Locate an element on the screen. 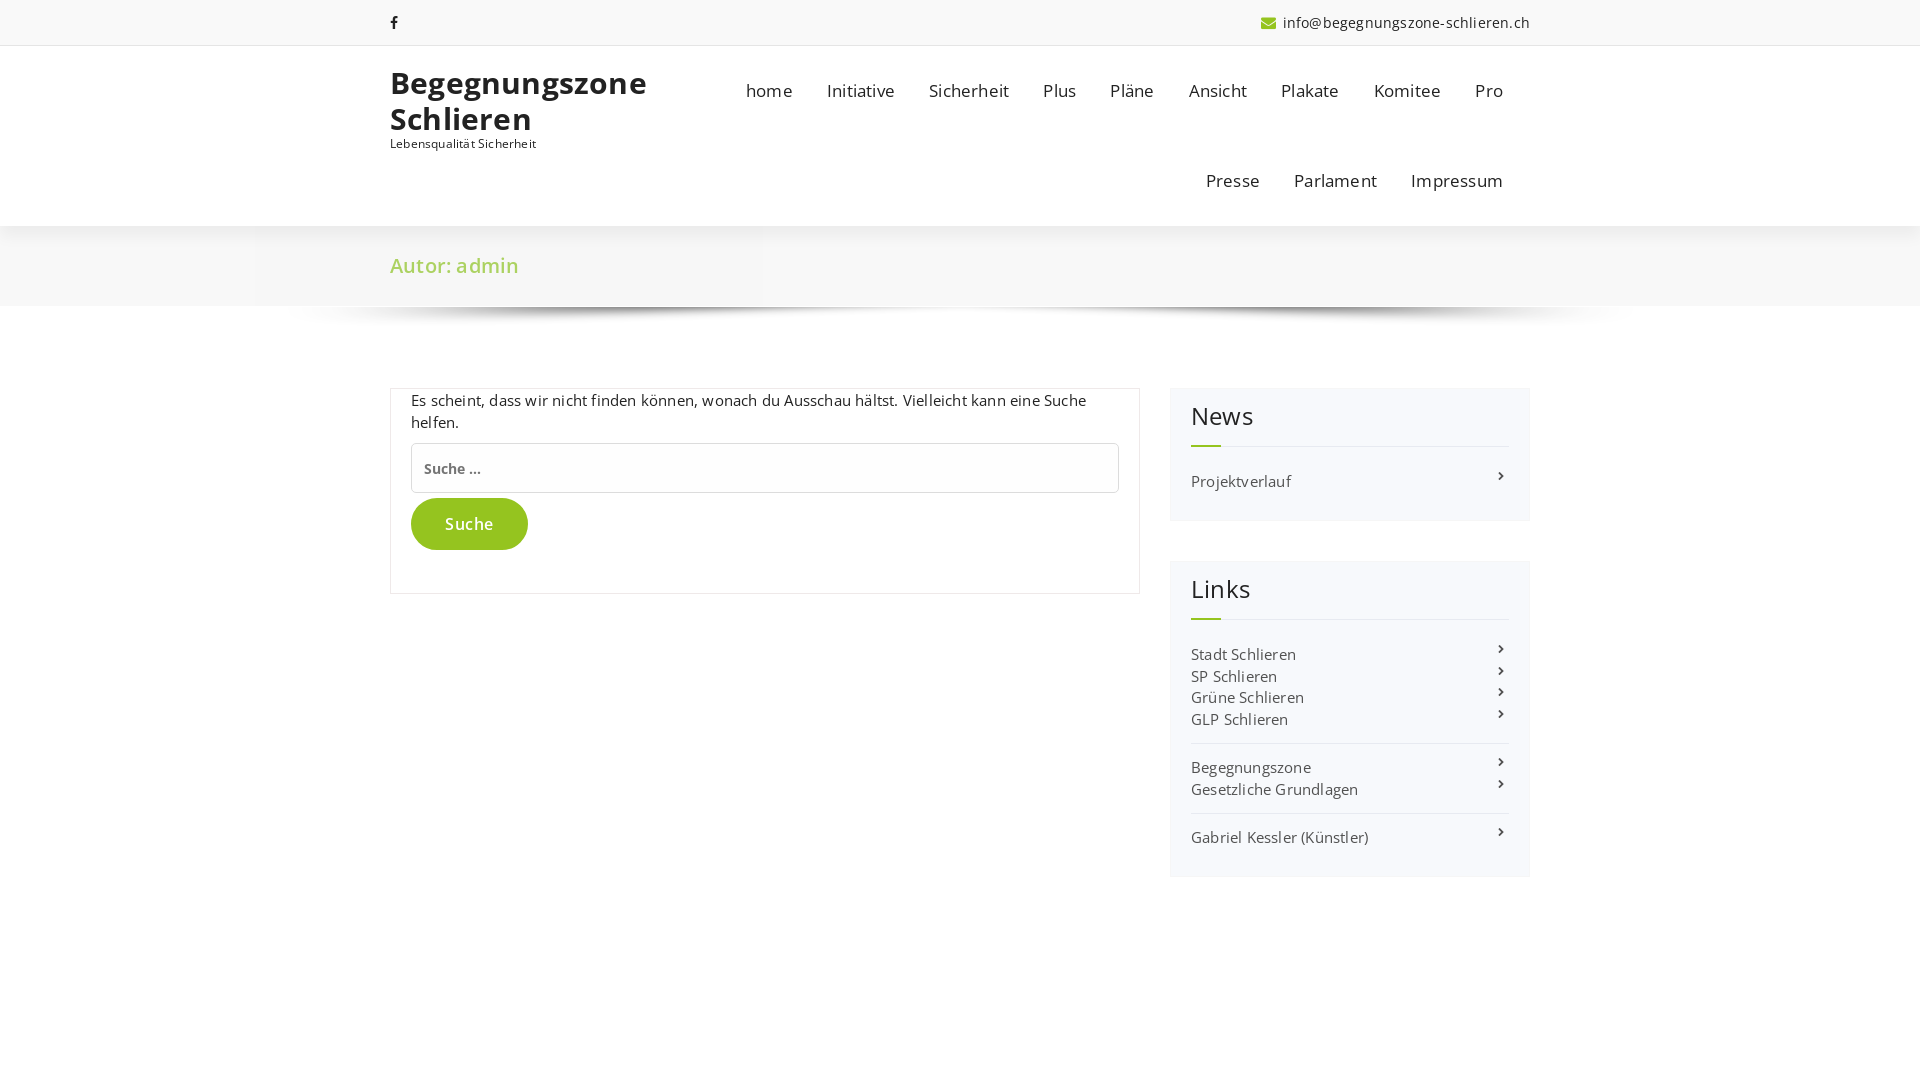  'SP Schlieren' is located at coordinates (1232, 675).